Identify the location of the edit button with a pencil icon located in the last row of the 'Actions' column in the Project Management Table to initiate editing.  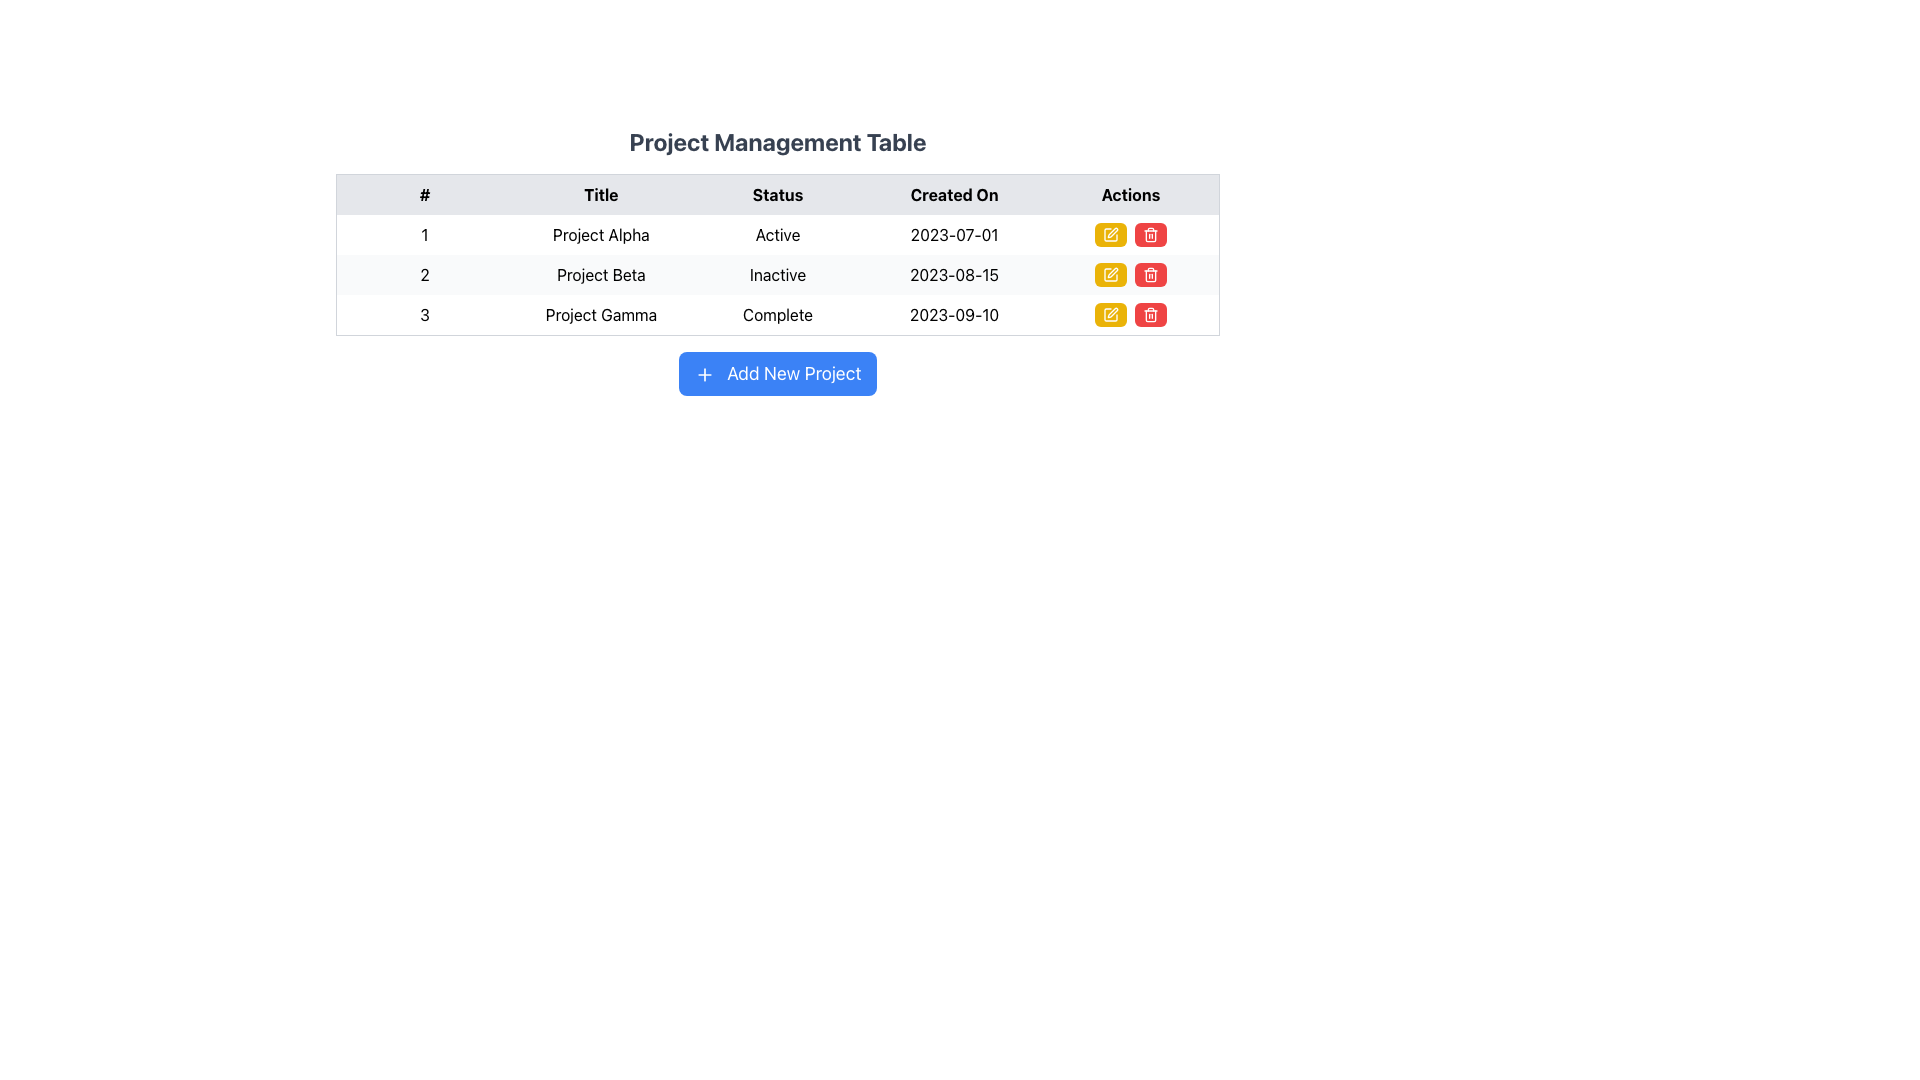
(1109, 315).